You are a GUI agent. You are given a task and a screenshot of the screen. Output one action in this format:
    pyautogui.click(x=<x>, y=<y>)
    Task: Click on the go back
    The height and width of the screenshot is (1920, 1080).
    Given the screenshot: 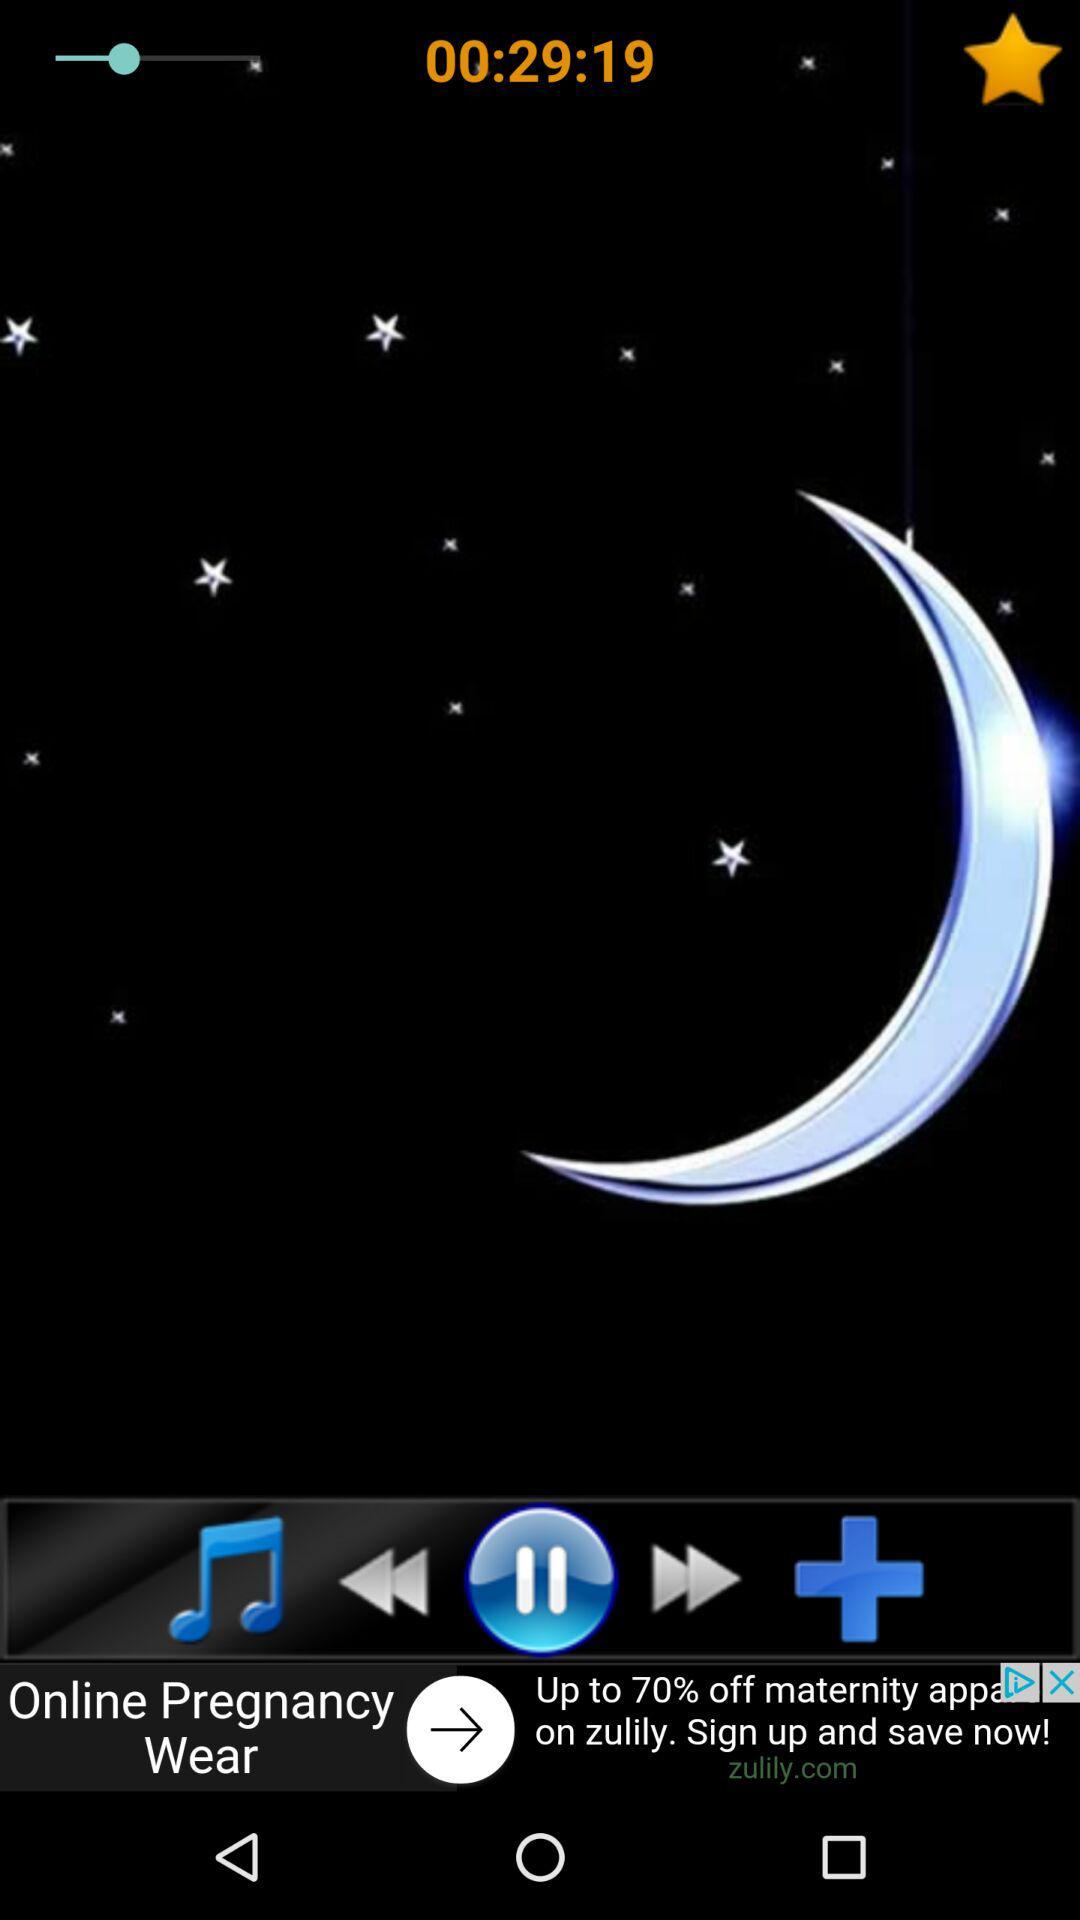 What is the action you would take?
    pyautogui.click(x=540, y=1727)
    